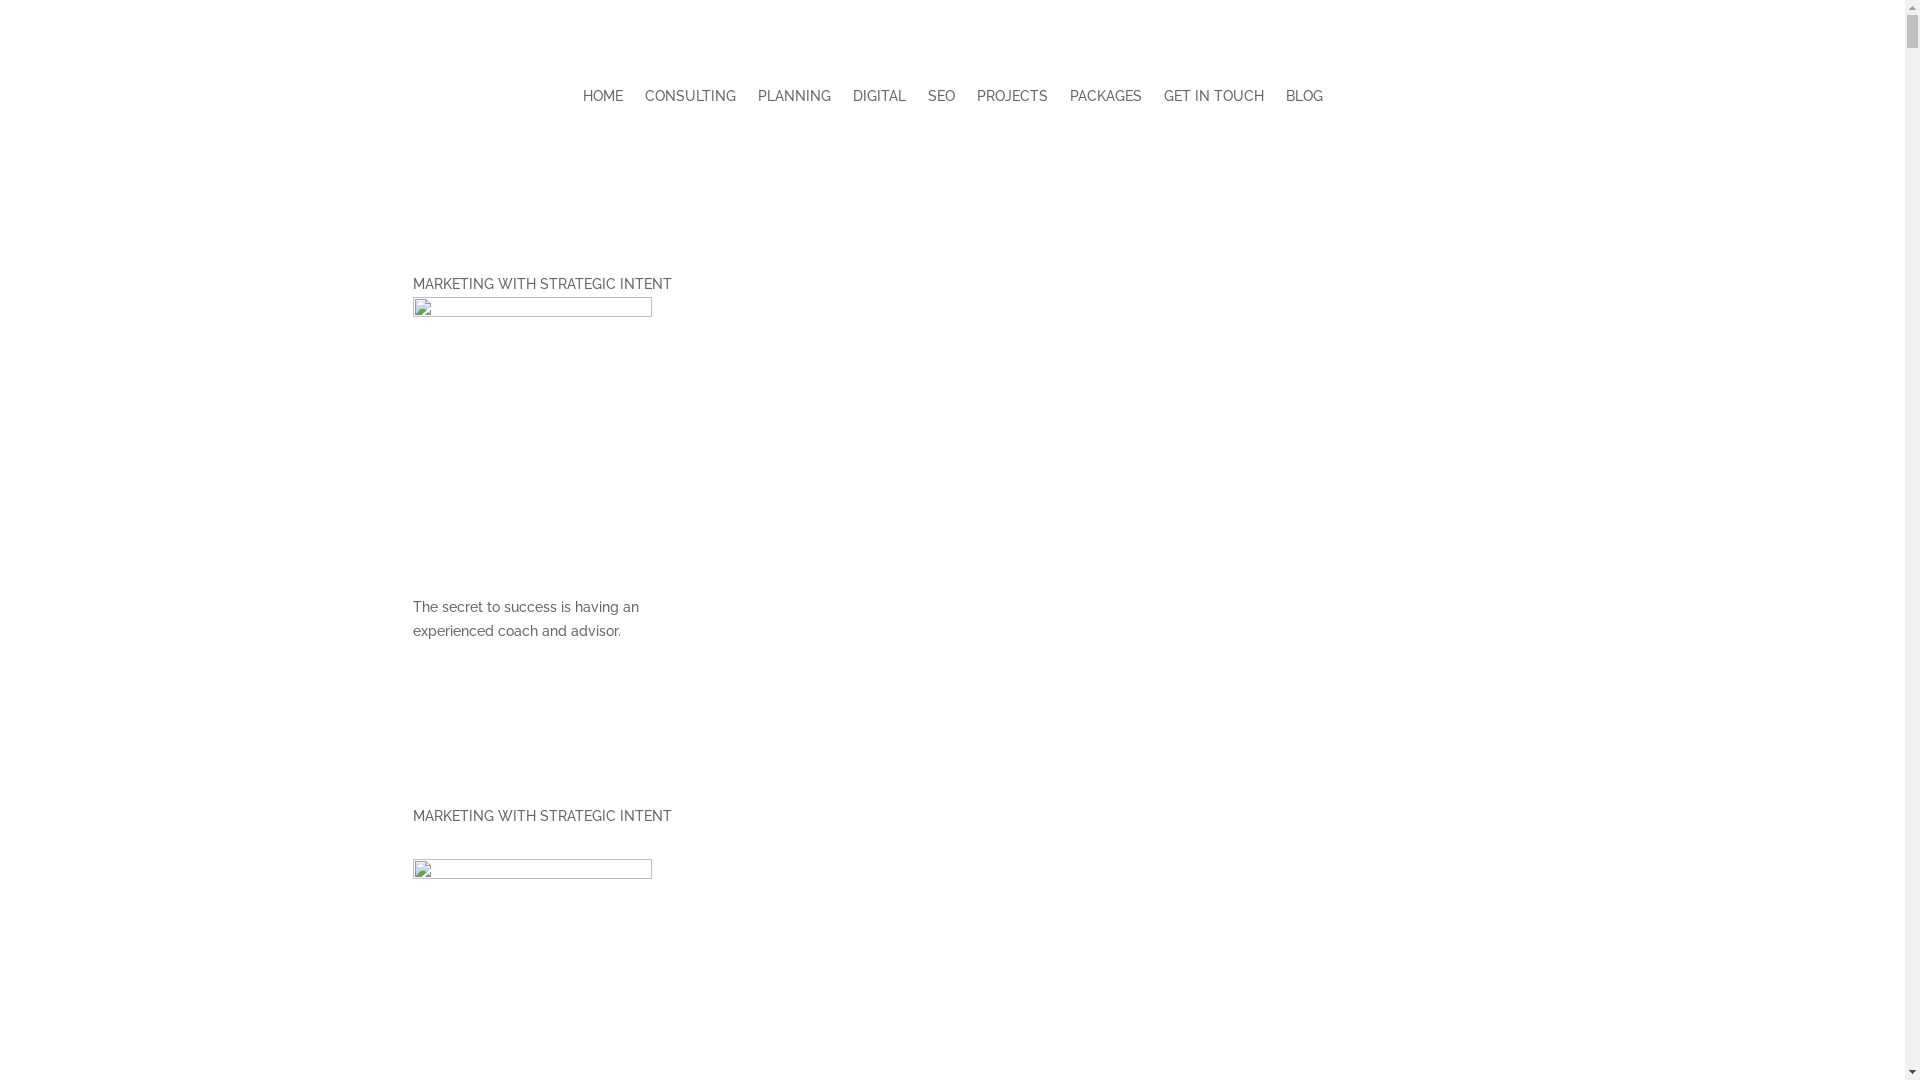 This screenshot has width=1920, height=1080. What do you see at coordinates (1104, 100) in the screenshot?
I see `'PACKAGES'` at bounding box center [1104, 100].